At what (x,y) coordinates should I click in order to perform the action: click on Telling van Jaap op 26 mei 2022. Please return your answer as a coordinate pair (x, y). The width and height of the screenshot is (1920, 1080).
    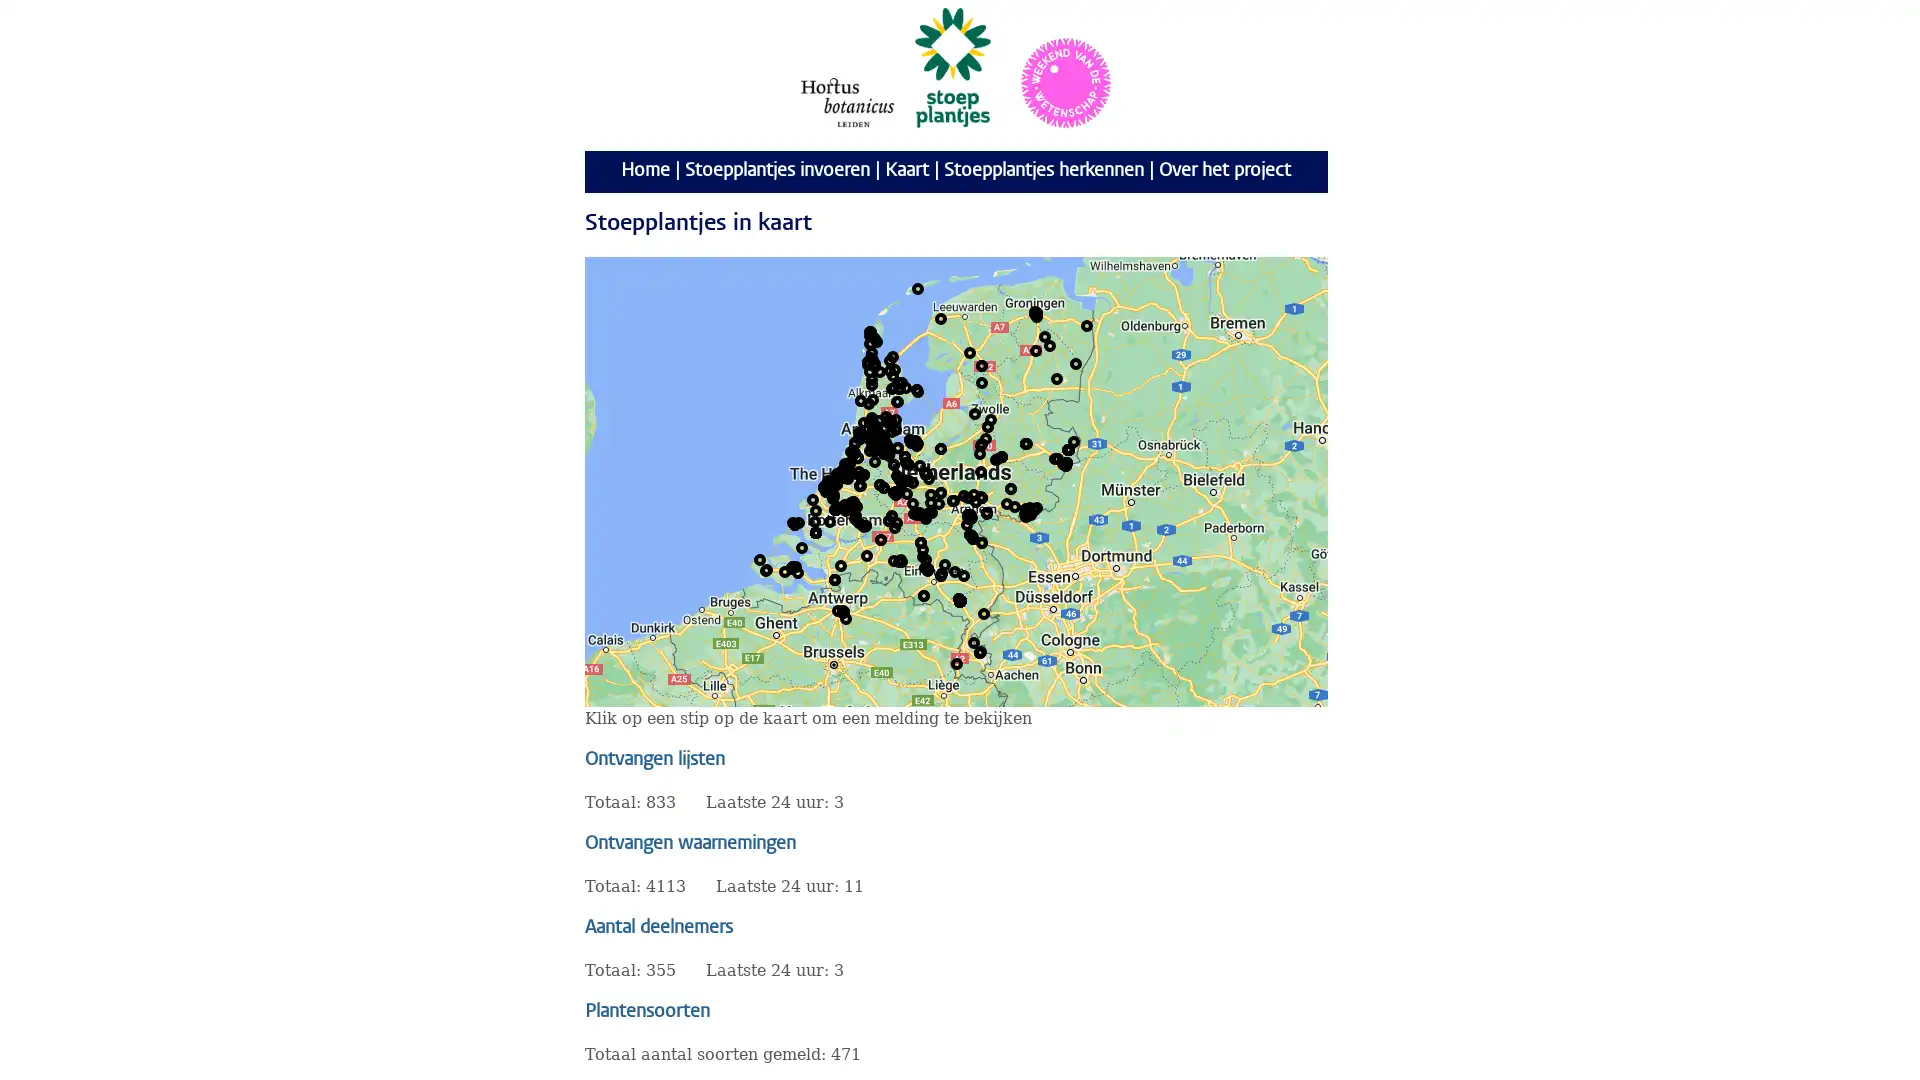
    Looking at the image, I should click on (904, 455).